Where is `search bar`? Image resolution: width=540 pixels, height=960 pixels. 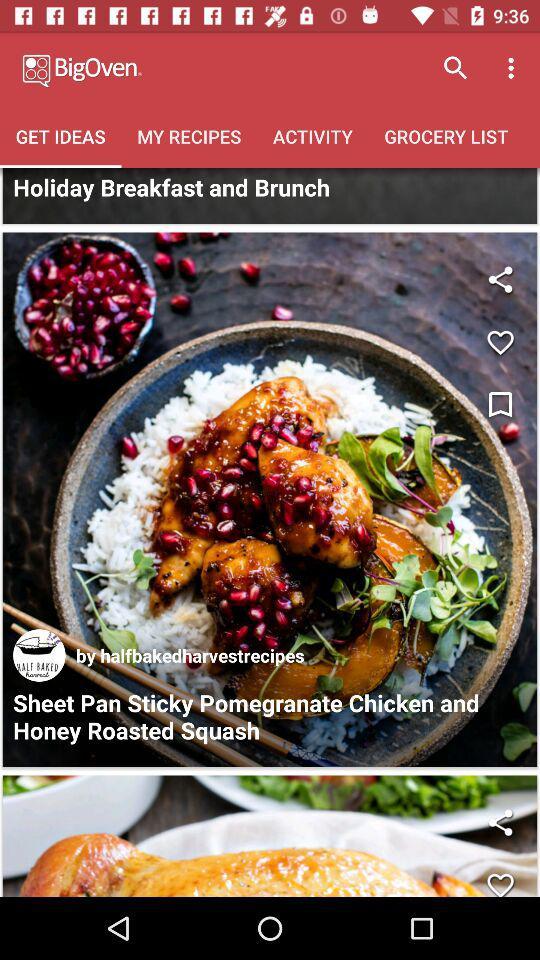
search bar is located at coordinates (270, 196).